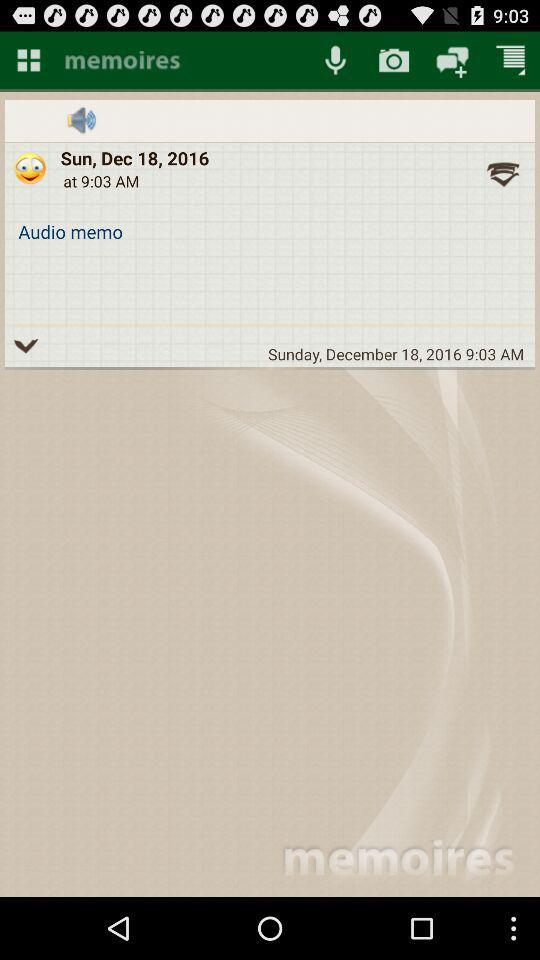 The width and height of the screenshot is (540, 960). Describe the element at coordinates (394, 64) in the screenshot. I see `the photo icon` at that location.